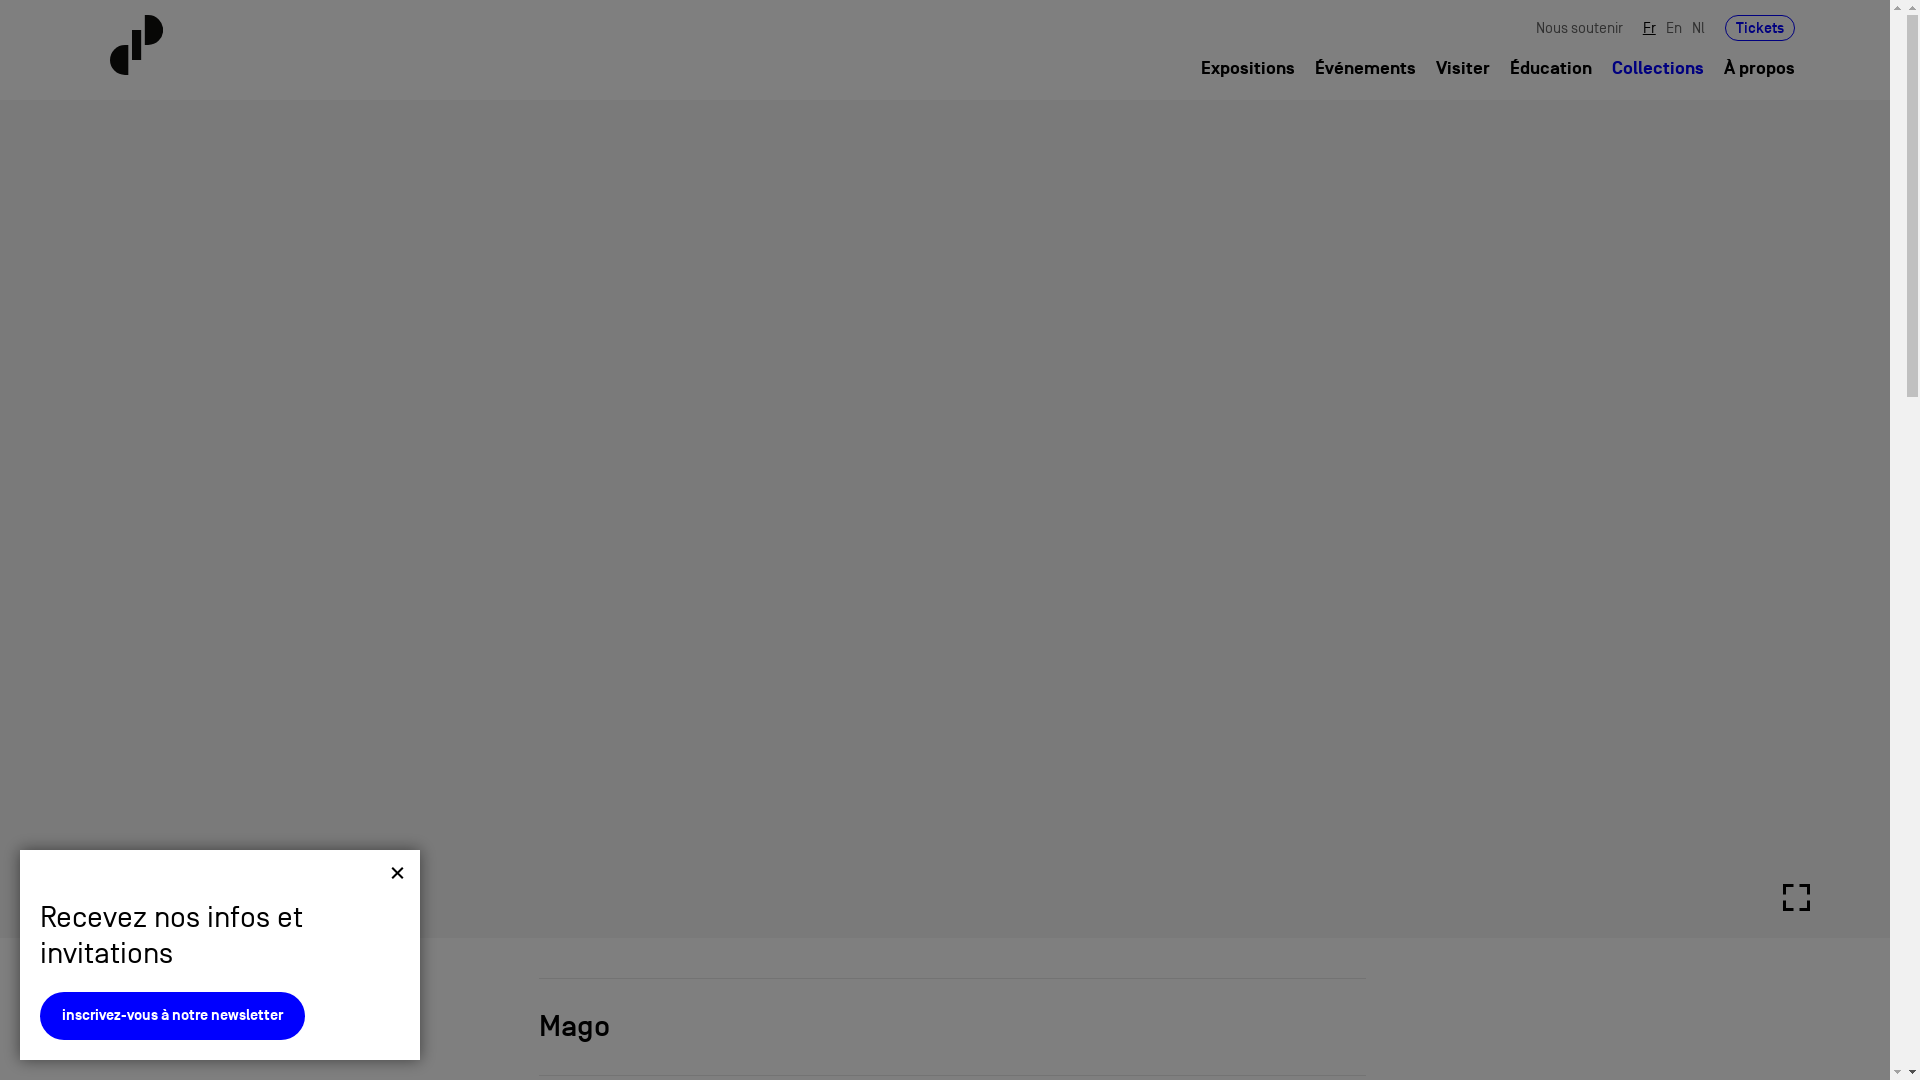 This screenshot has width=1920, height=1080. Describe the element at coordinates (248, 45) in the screenshot. I see `'Back to homepage'` at that location.